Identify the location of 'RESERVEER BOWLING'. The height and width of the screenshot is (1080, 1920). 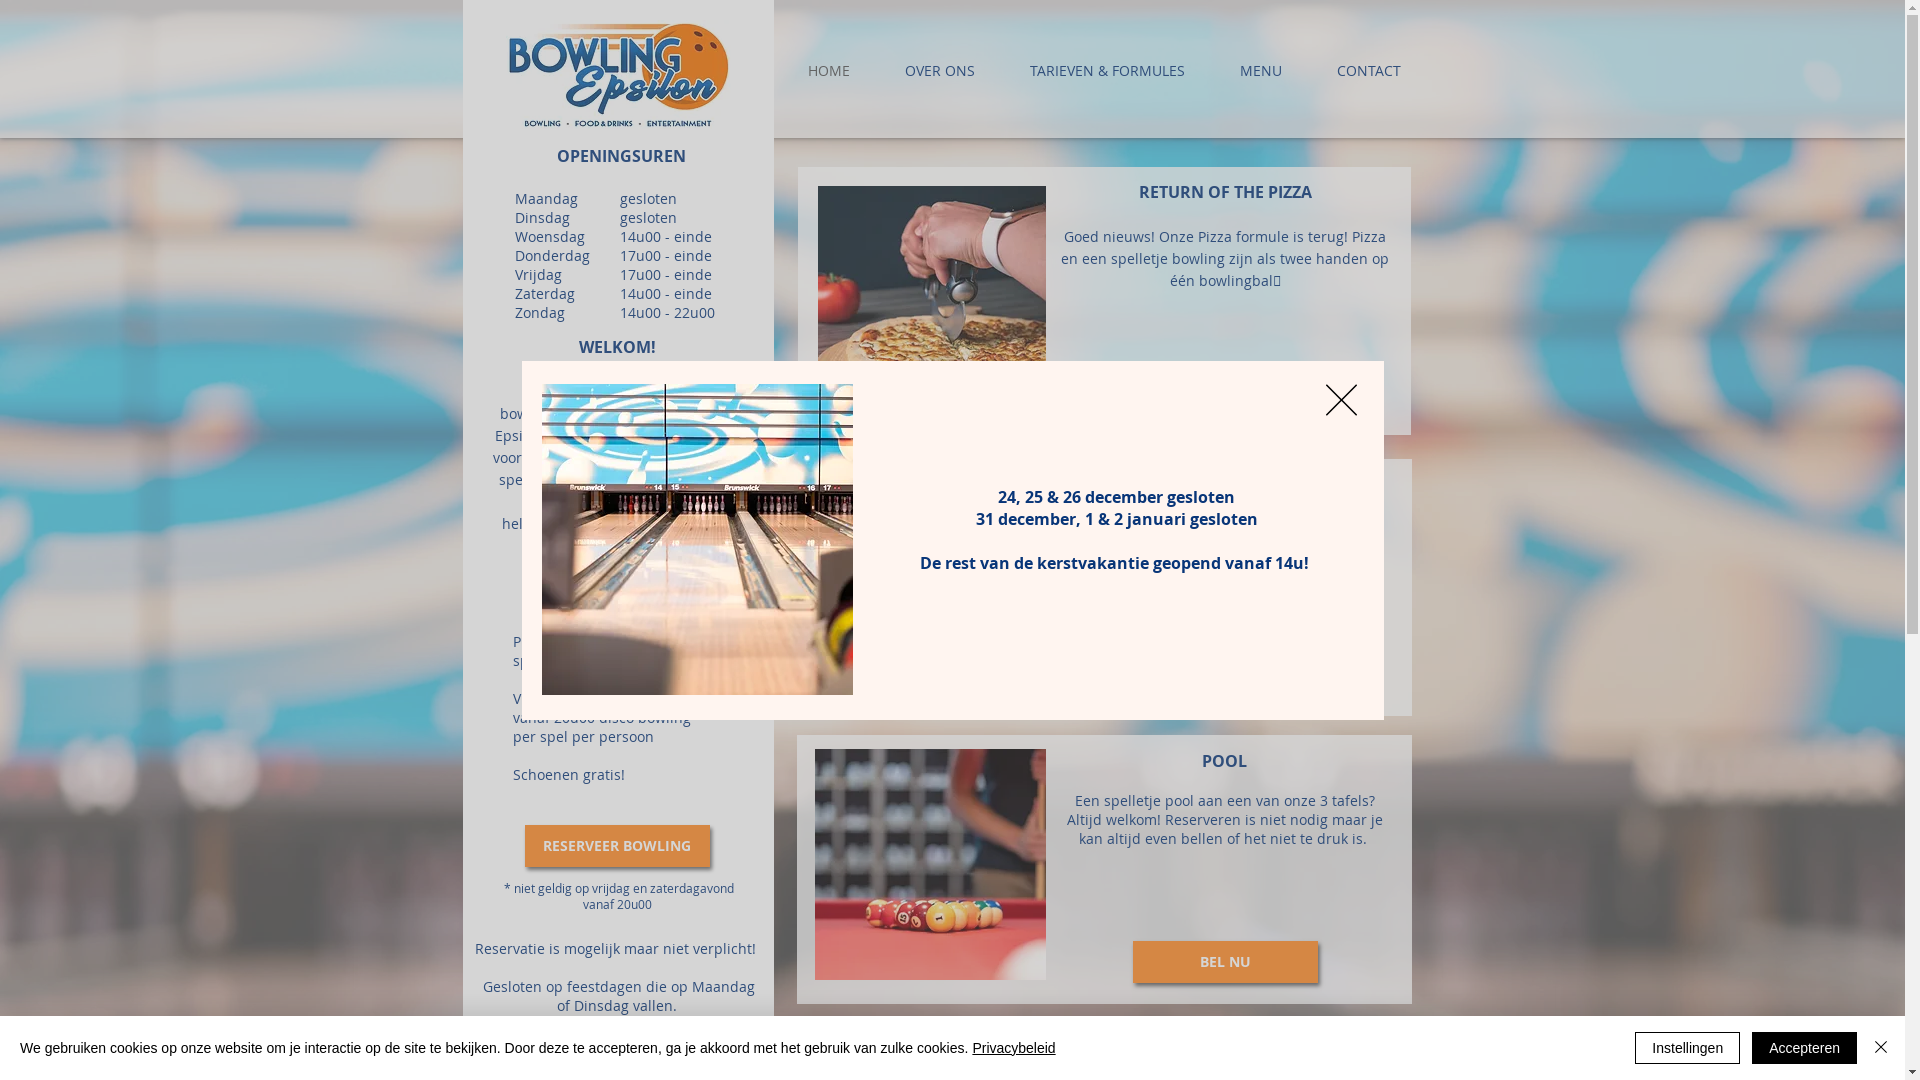
(615, 845).